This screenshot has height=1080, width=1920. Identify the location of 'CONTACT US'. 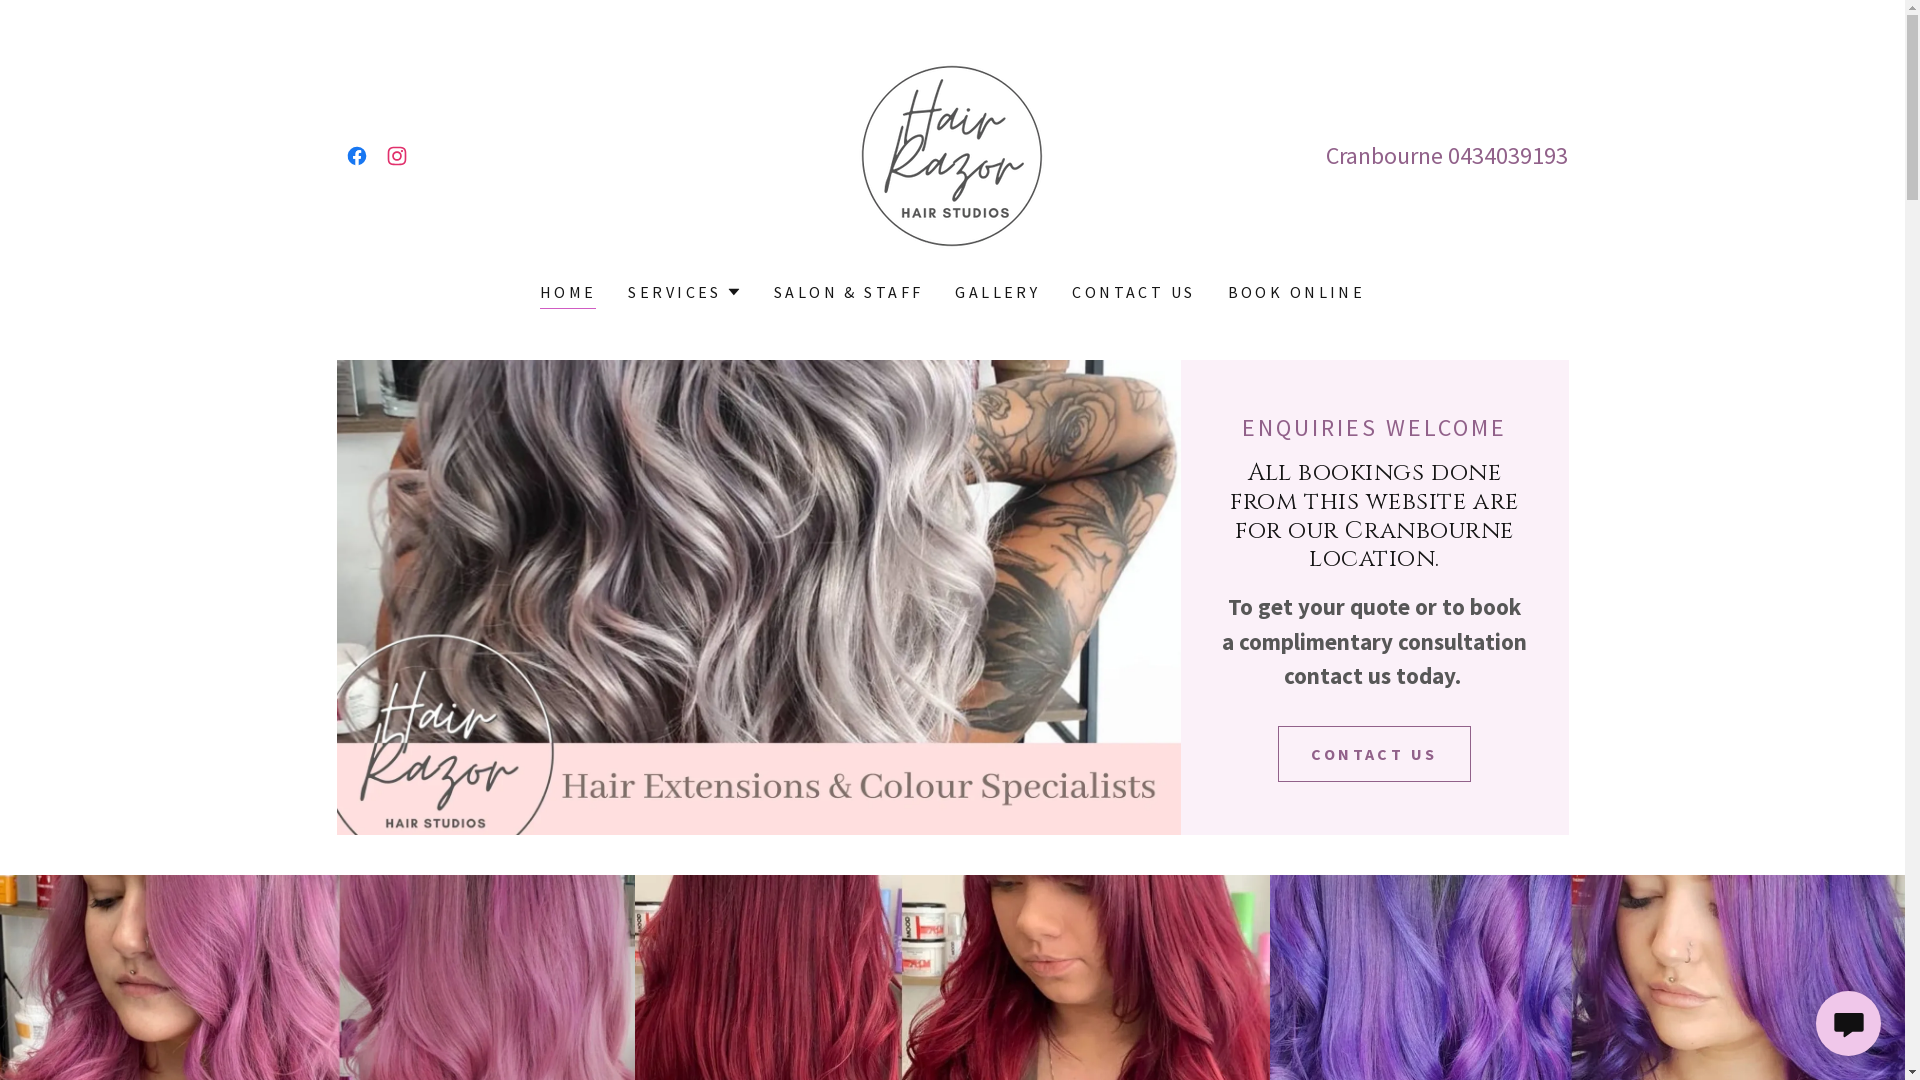
(1276, 753).